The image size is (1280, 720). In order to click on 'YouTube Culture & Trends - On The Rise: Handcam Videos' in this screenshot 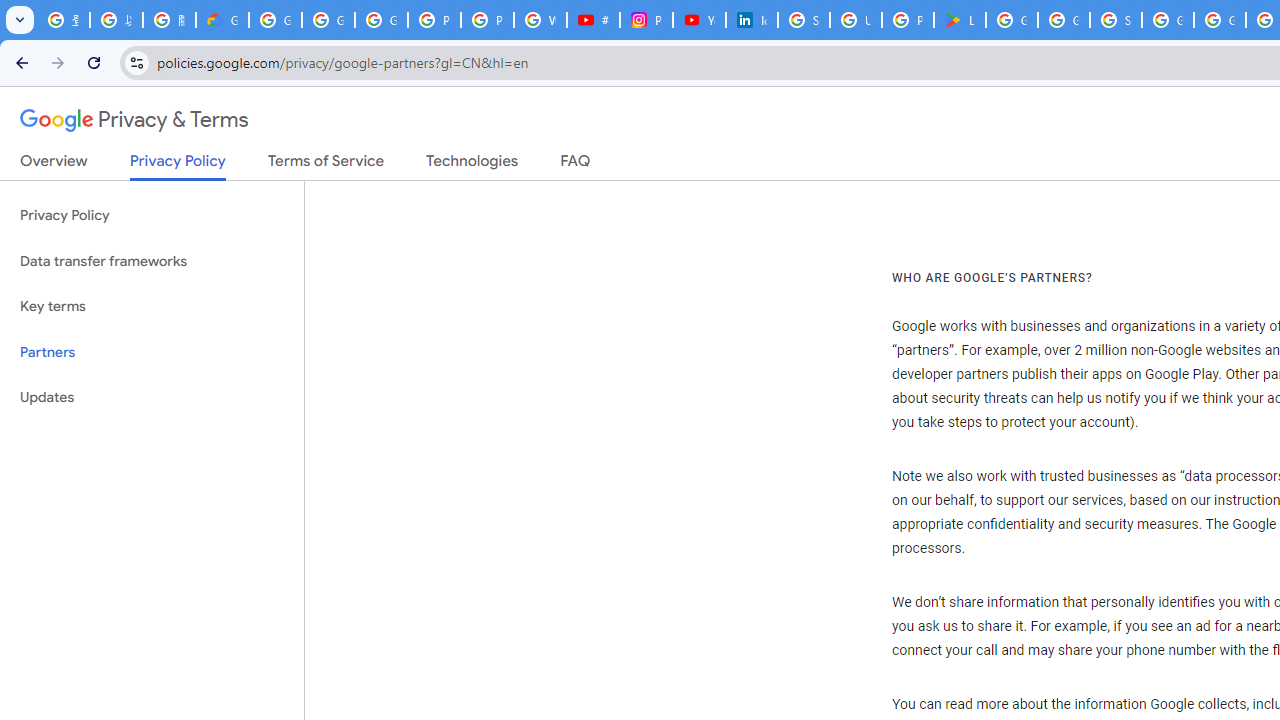, I will do `click(699, 20)`.